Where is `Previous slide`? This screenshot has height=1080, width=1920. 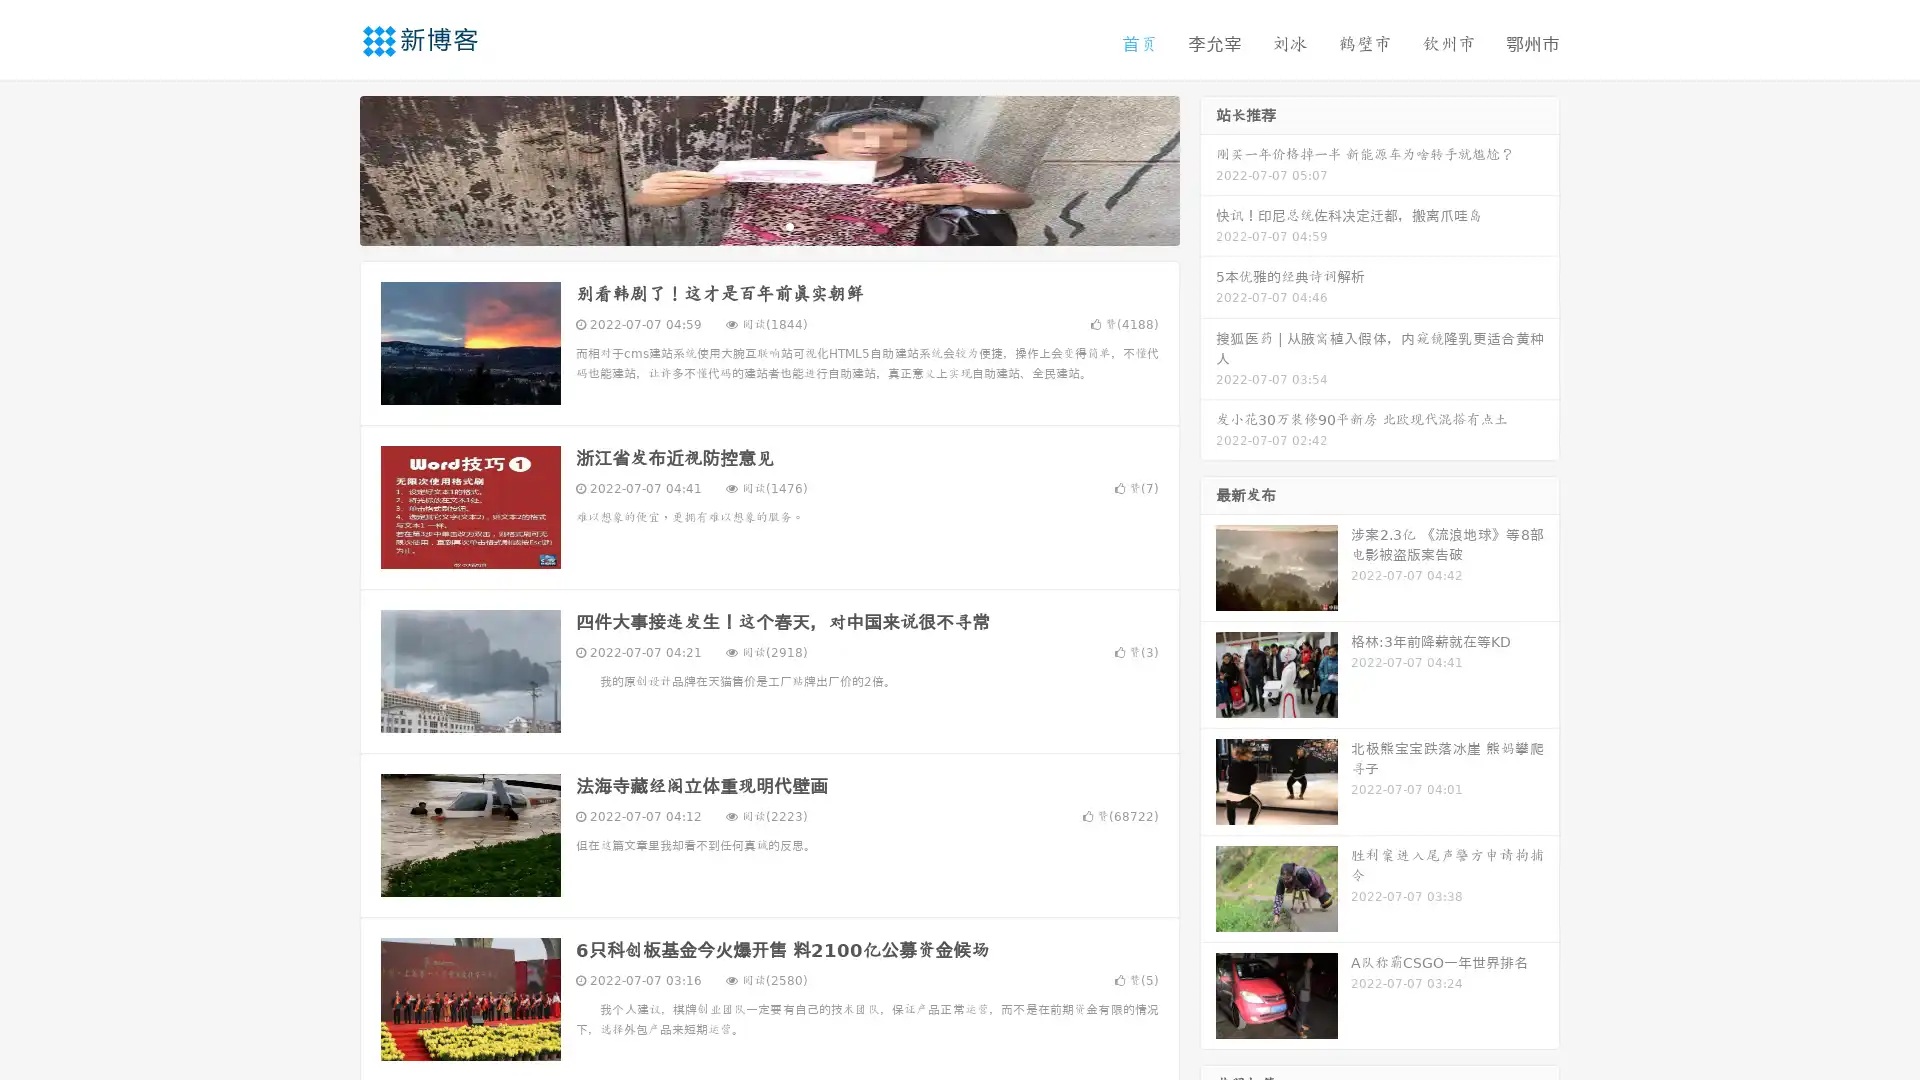
Previous slide is located at coordinates (330, 168).